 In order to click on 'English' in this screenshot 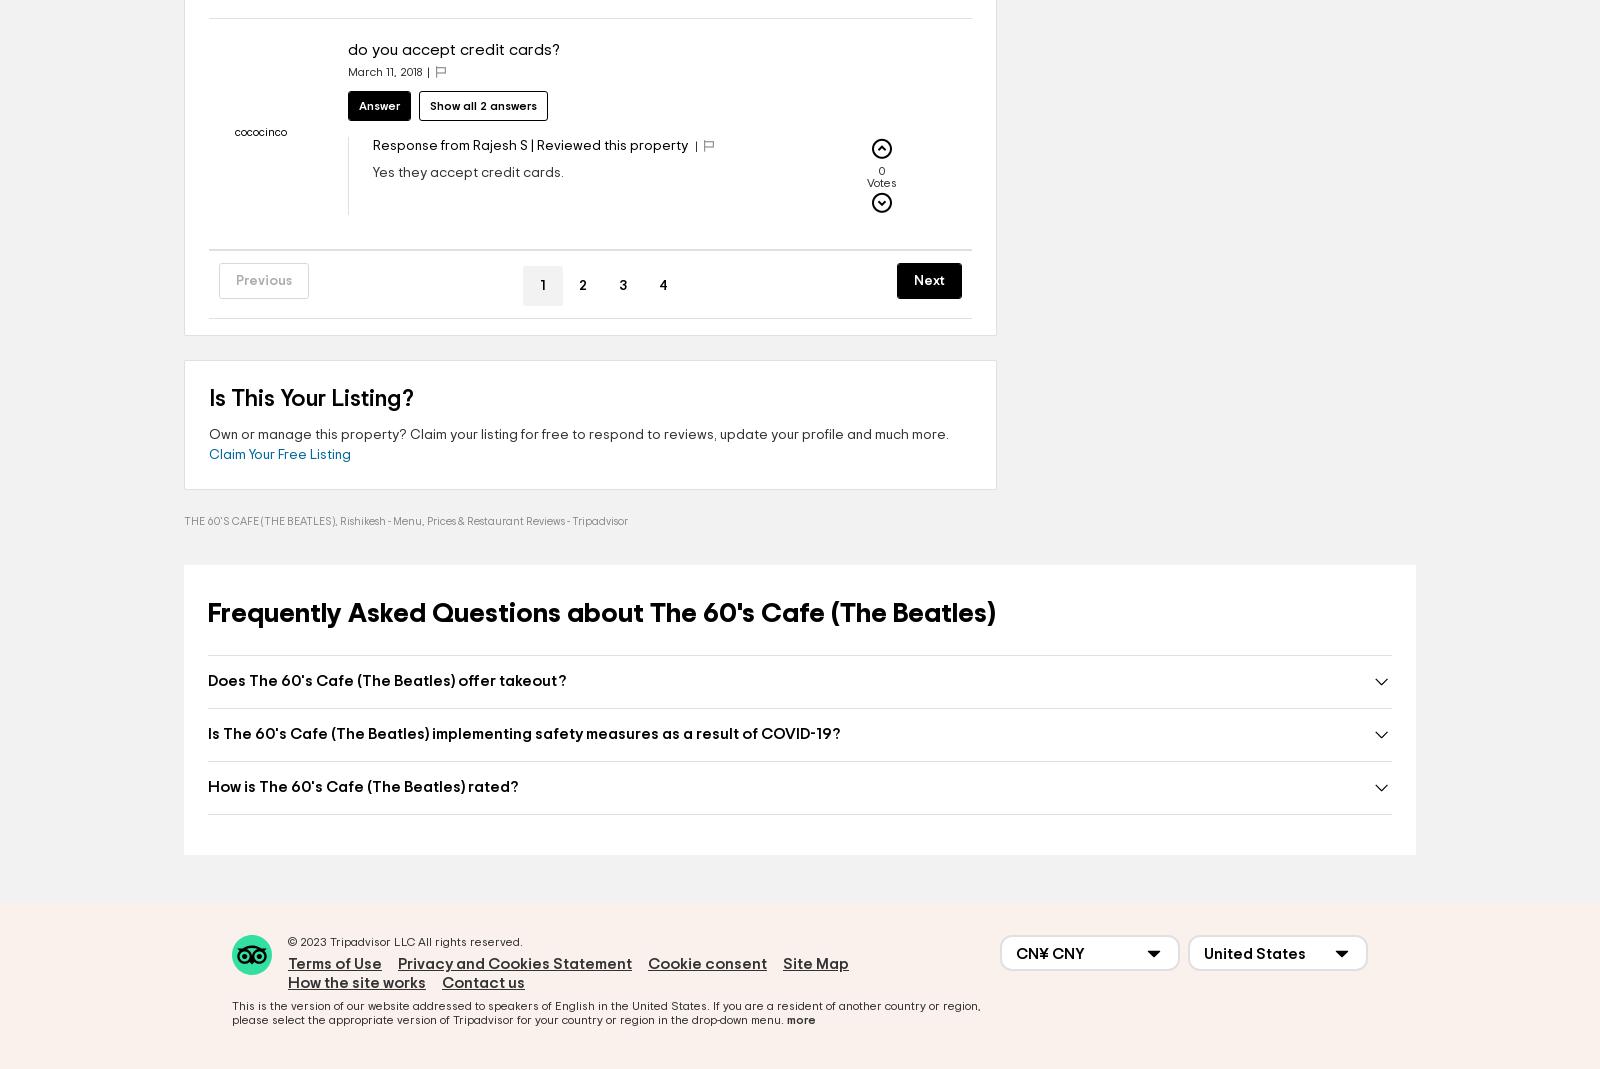, I will do `click(574, 1006)`.